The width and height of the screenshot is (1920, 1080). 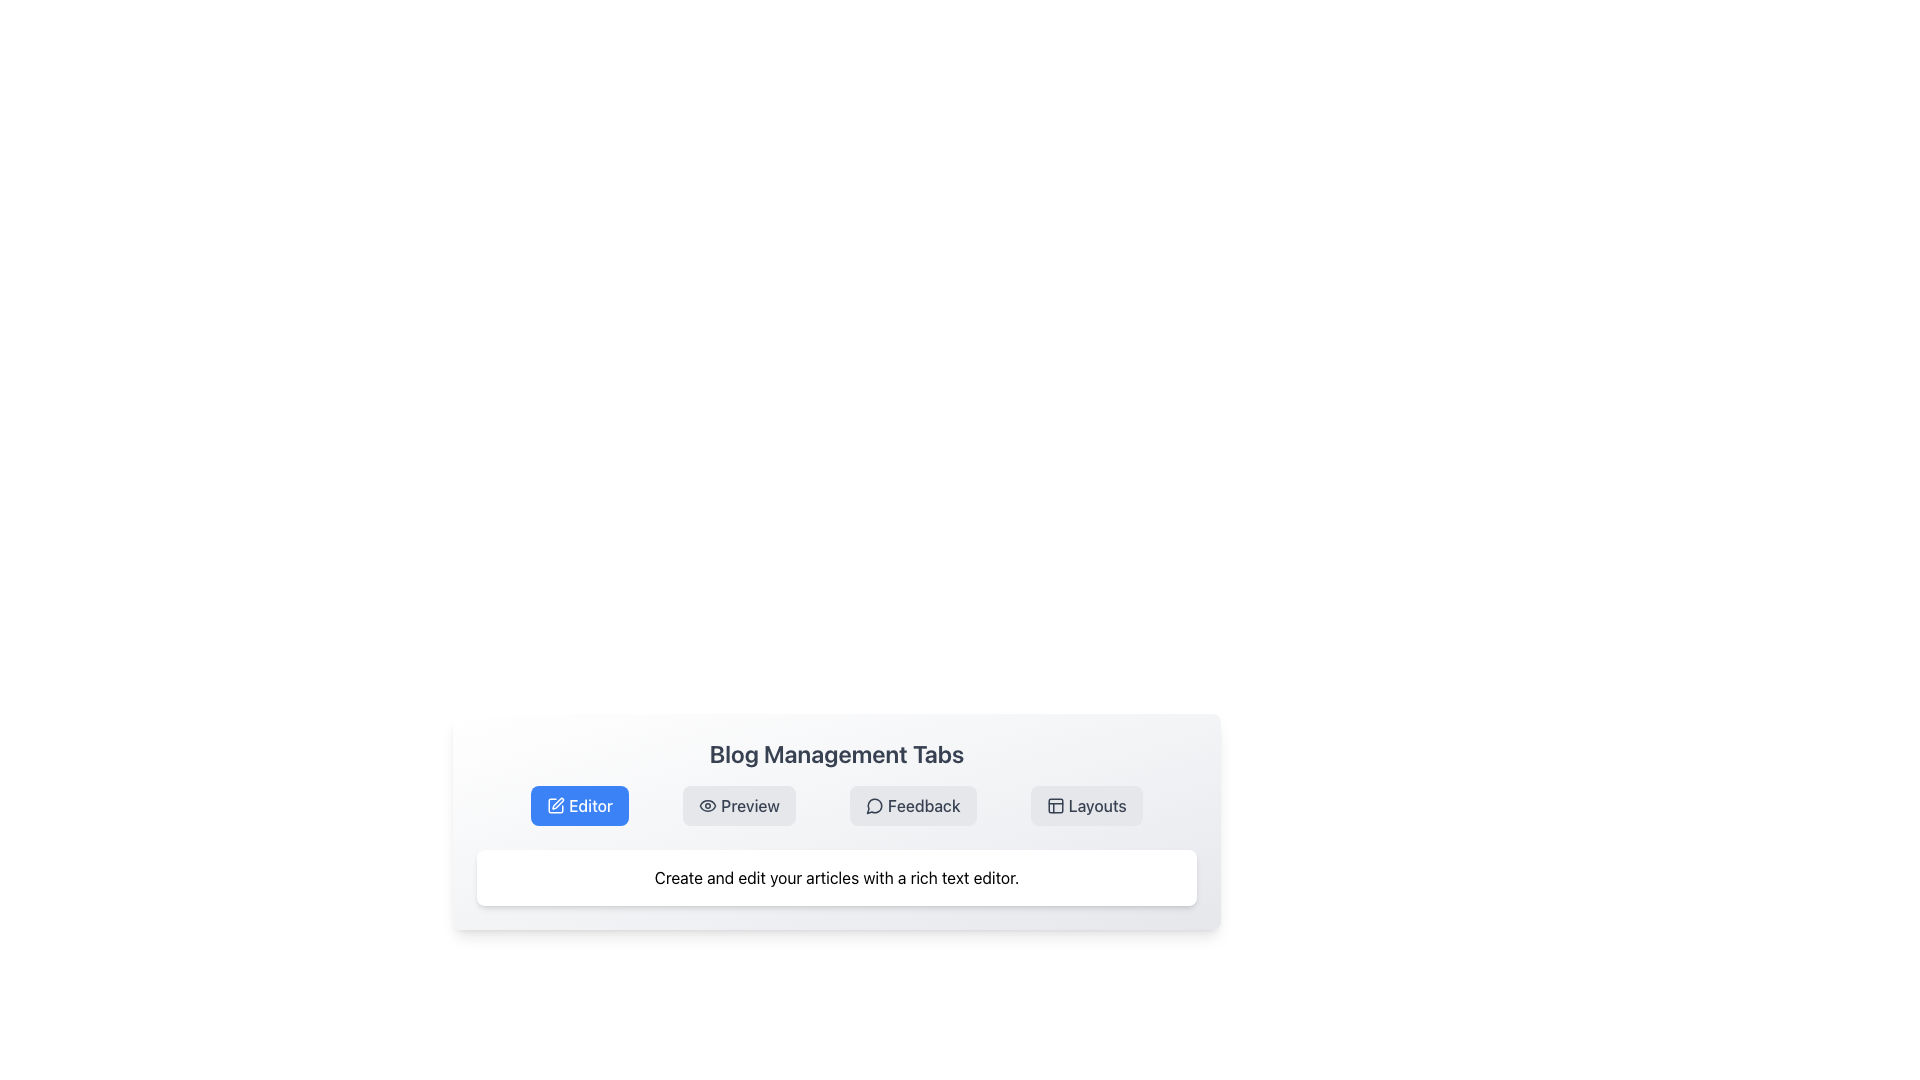 What do you see at coordinates (579, 805) in the screenshot?
I see `the first button in the 'Blog Management Tabs' section` at bounding box center [579, 805].